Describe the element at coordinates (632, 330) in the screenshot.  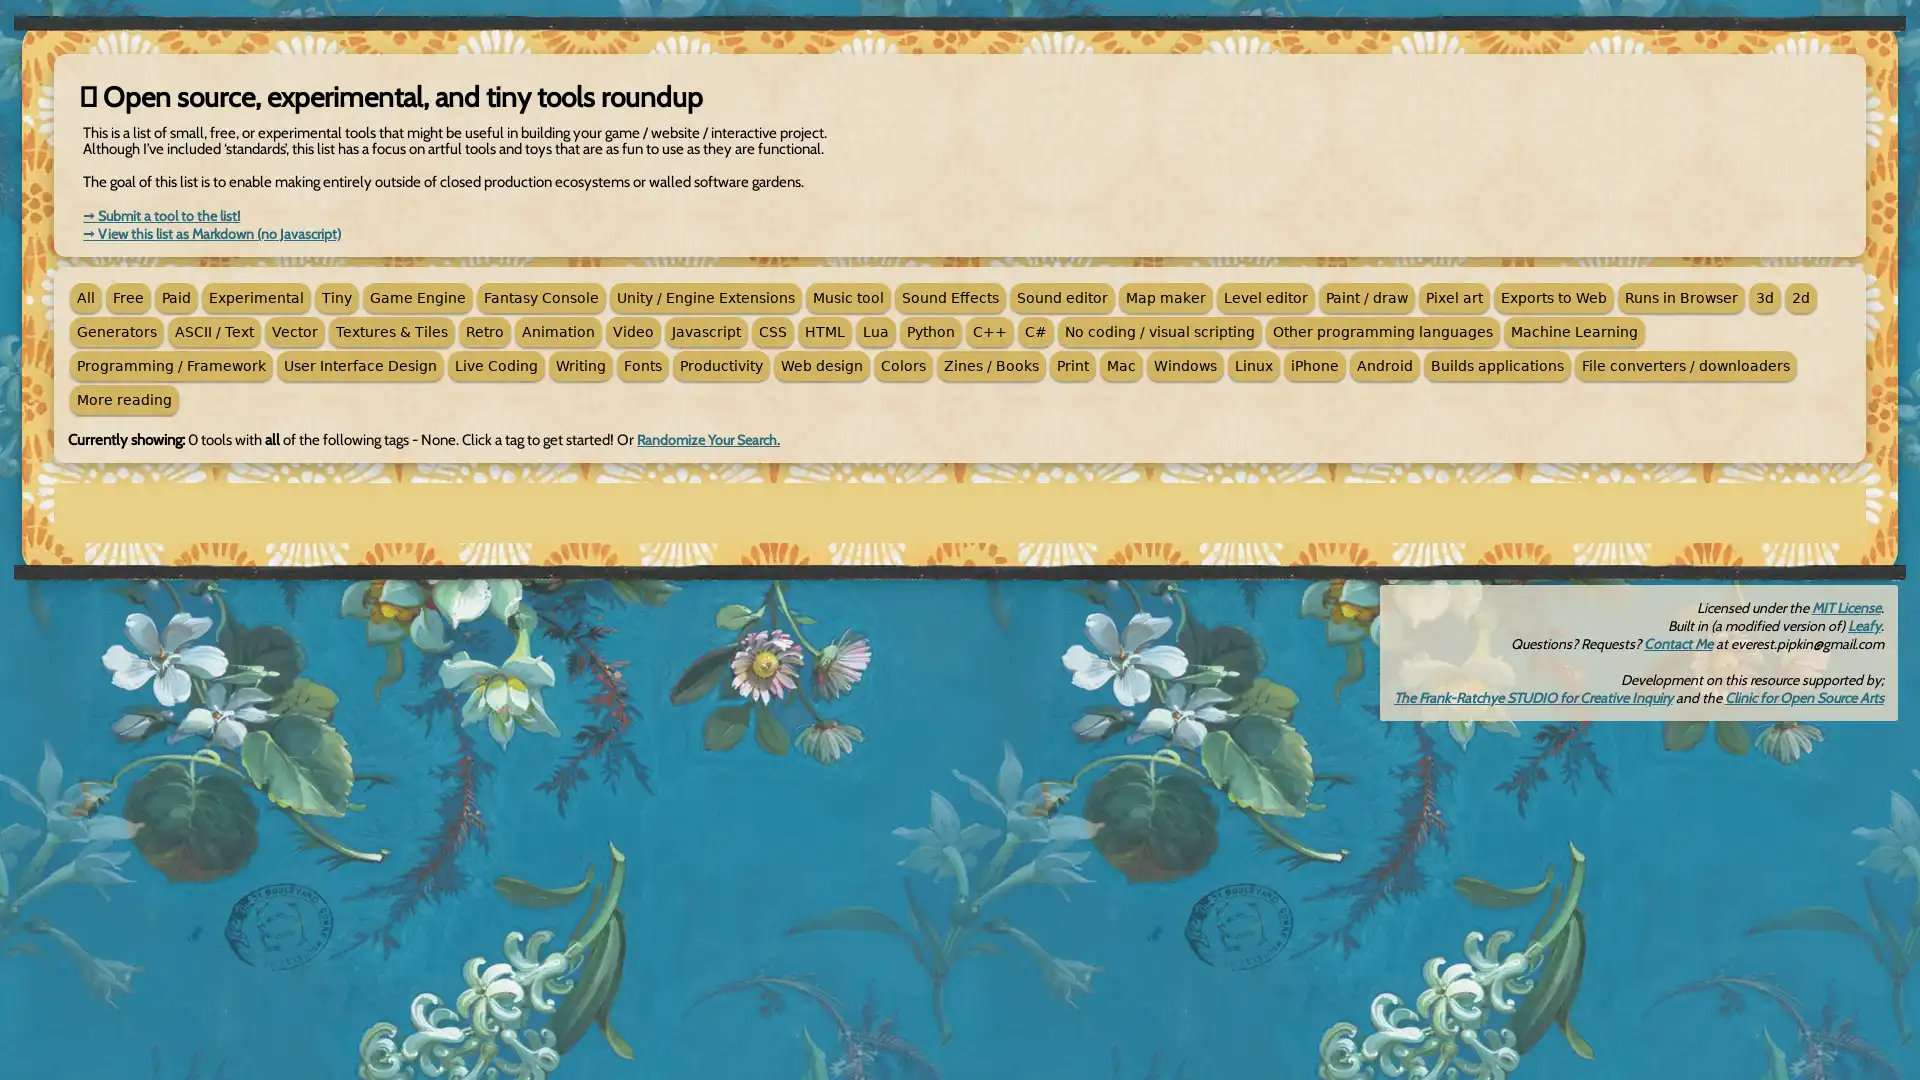
I see `Video` at that location.